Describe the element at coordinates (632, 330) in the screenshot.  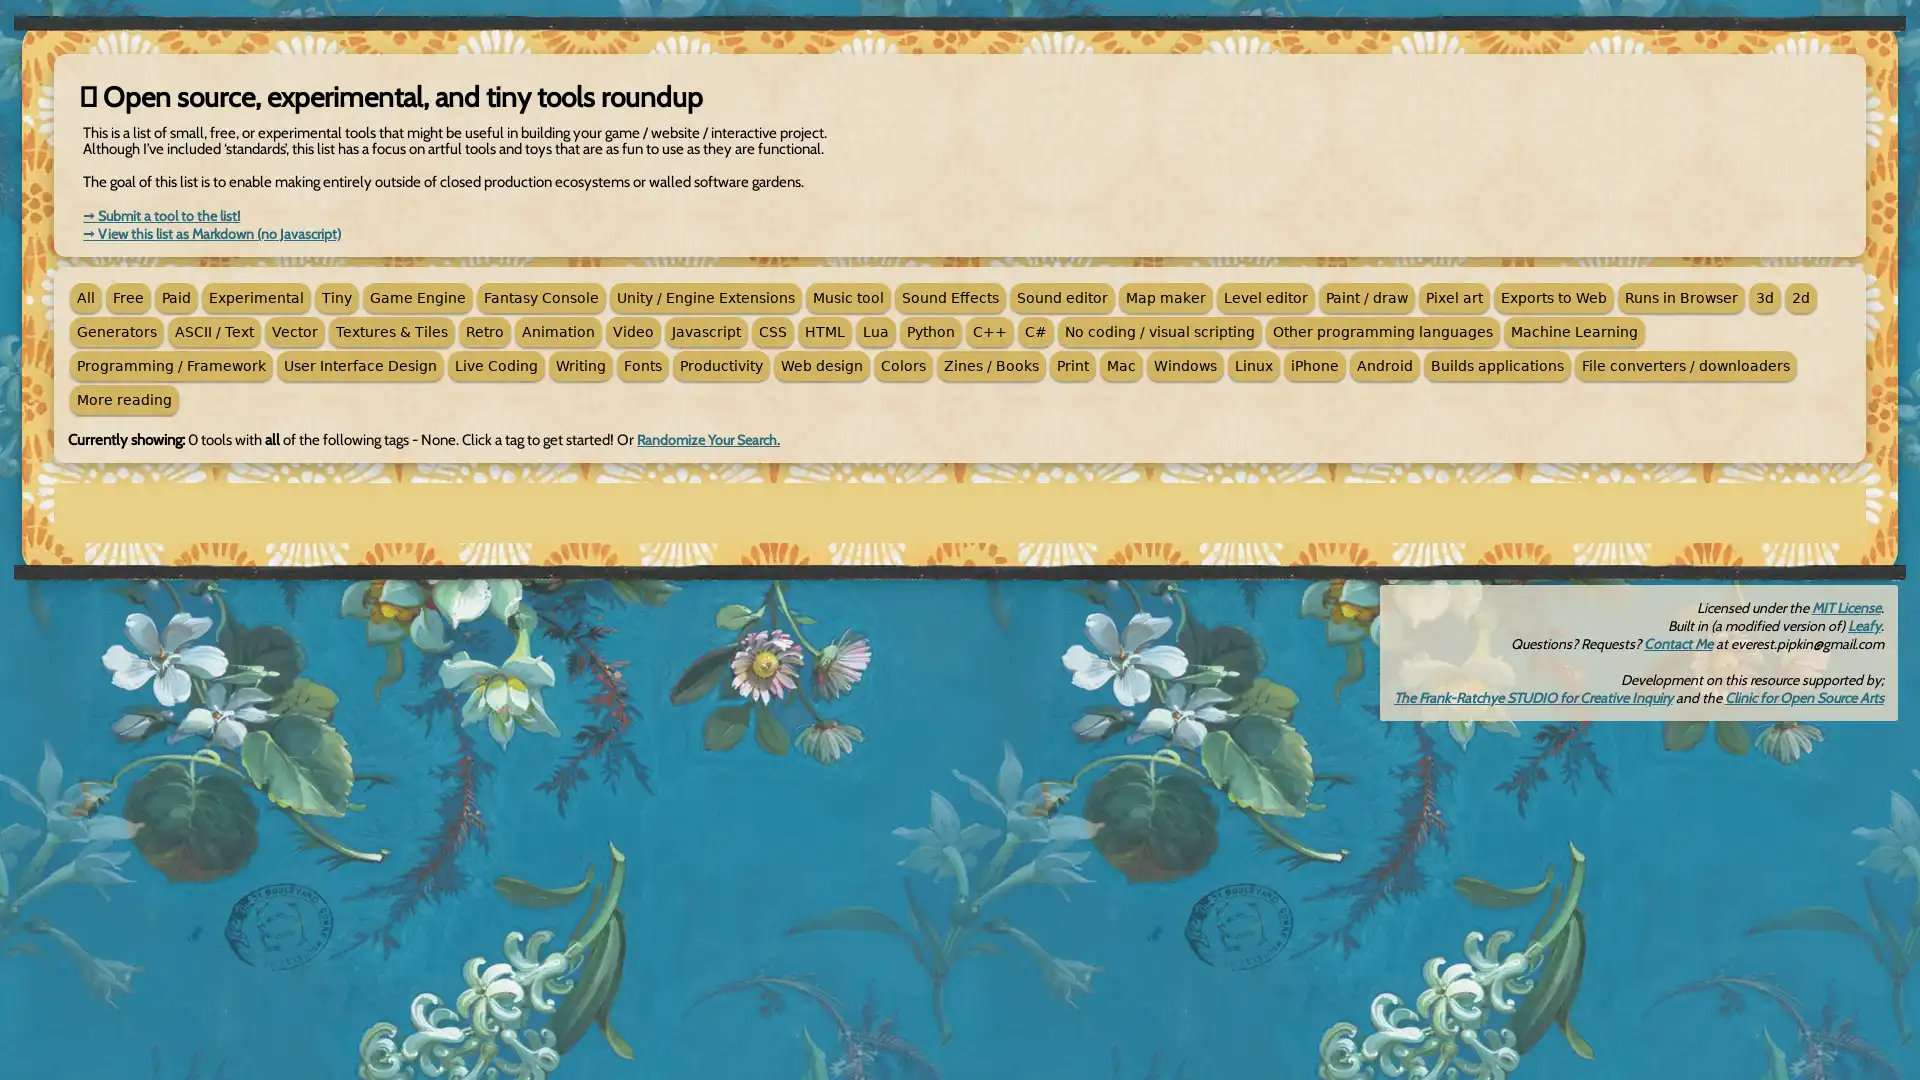
I see `Video` at that location.